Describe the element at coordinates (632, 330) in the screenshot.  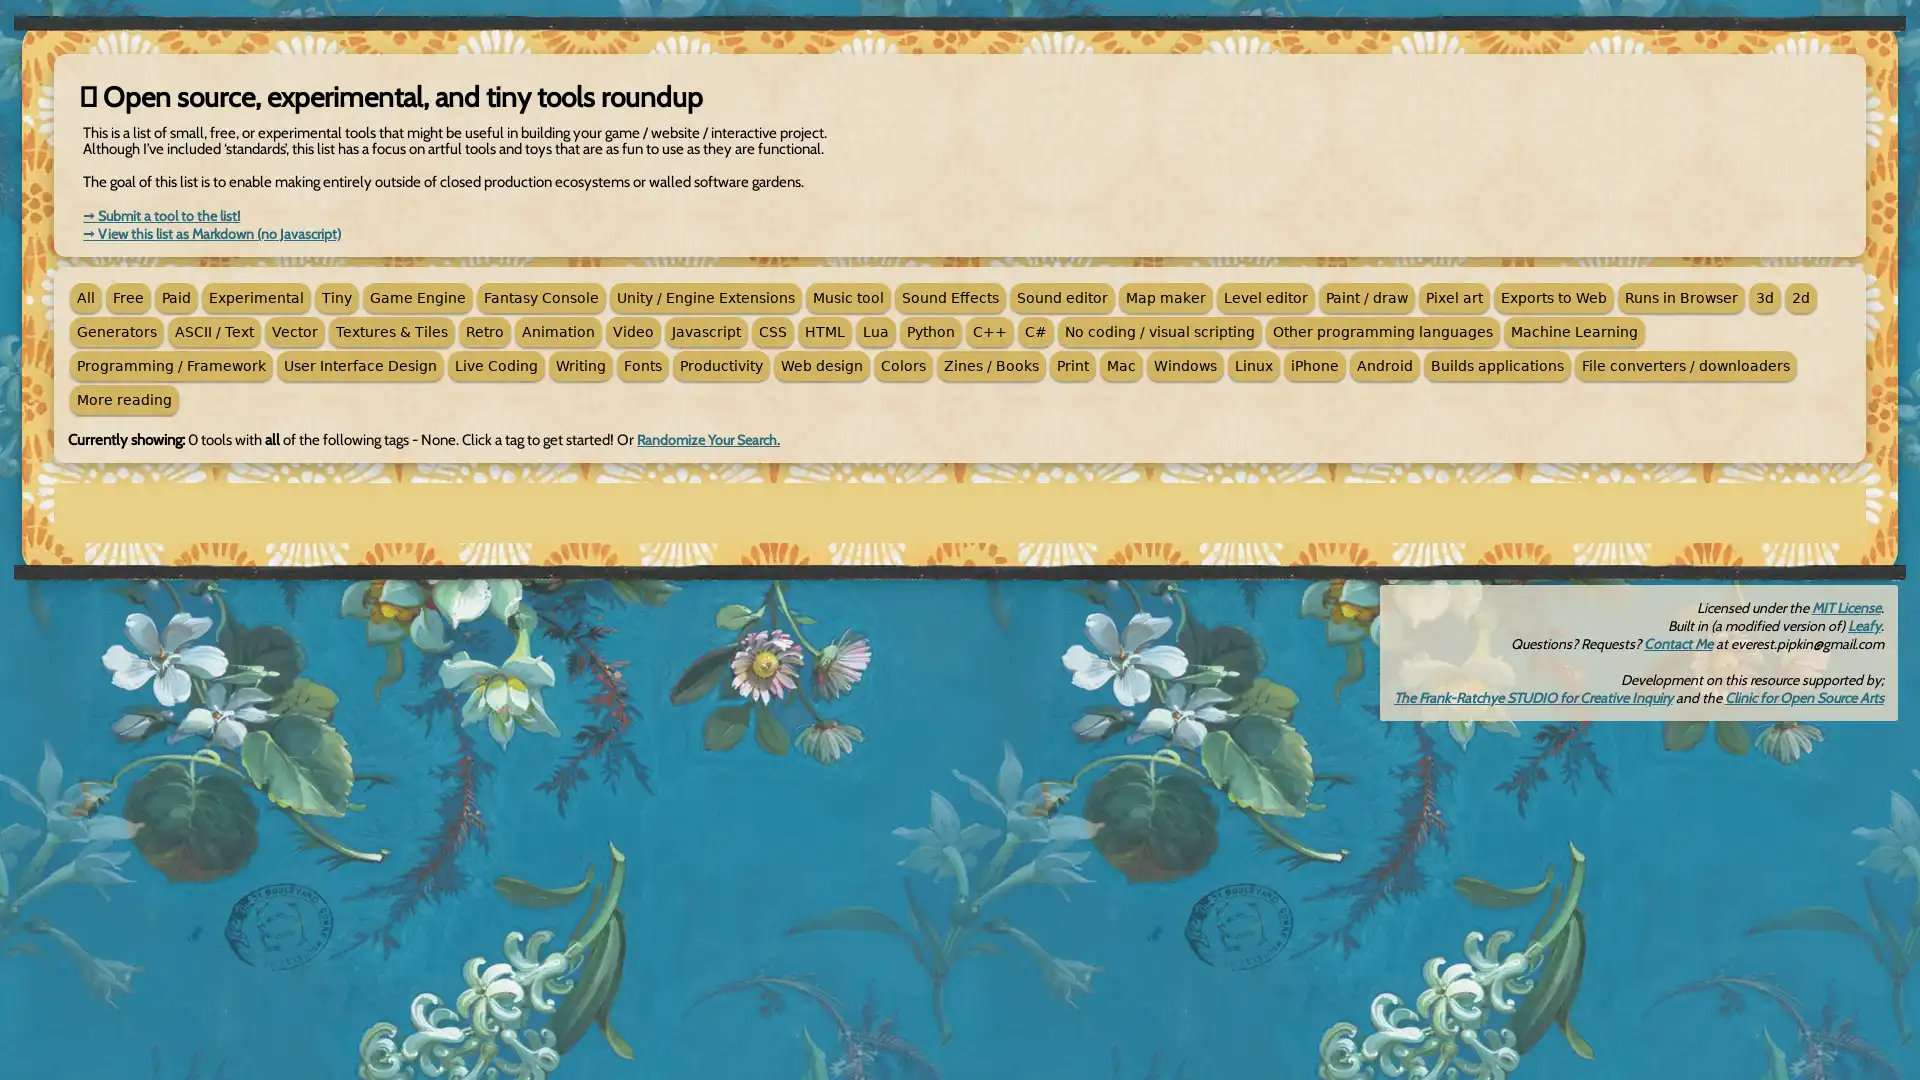
I see `Video` at that location.